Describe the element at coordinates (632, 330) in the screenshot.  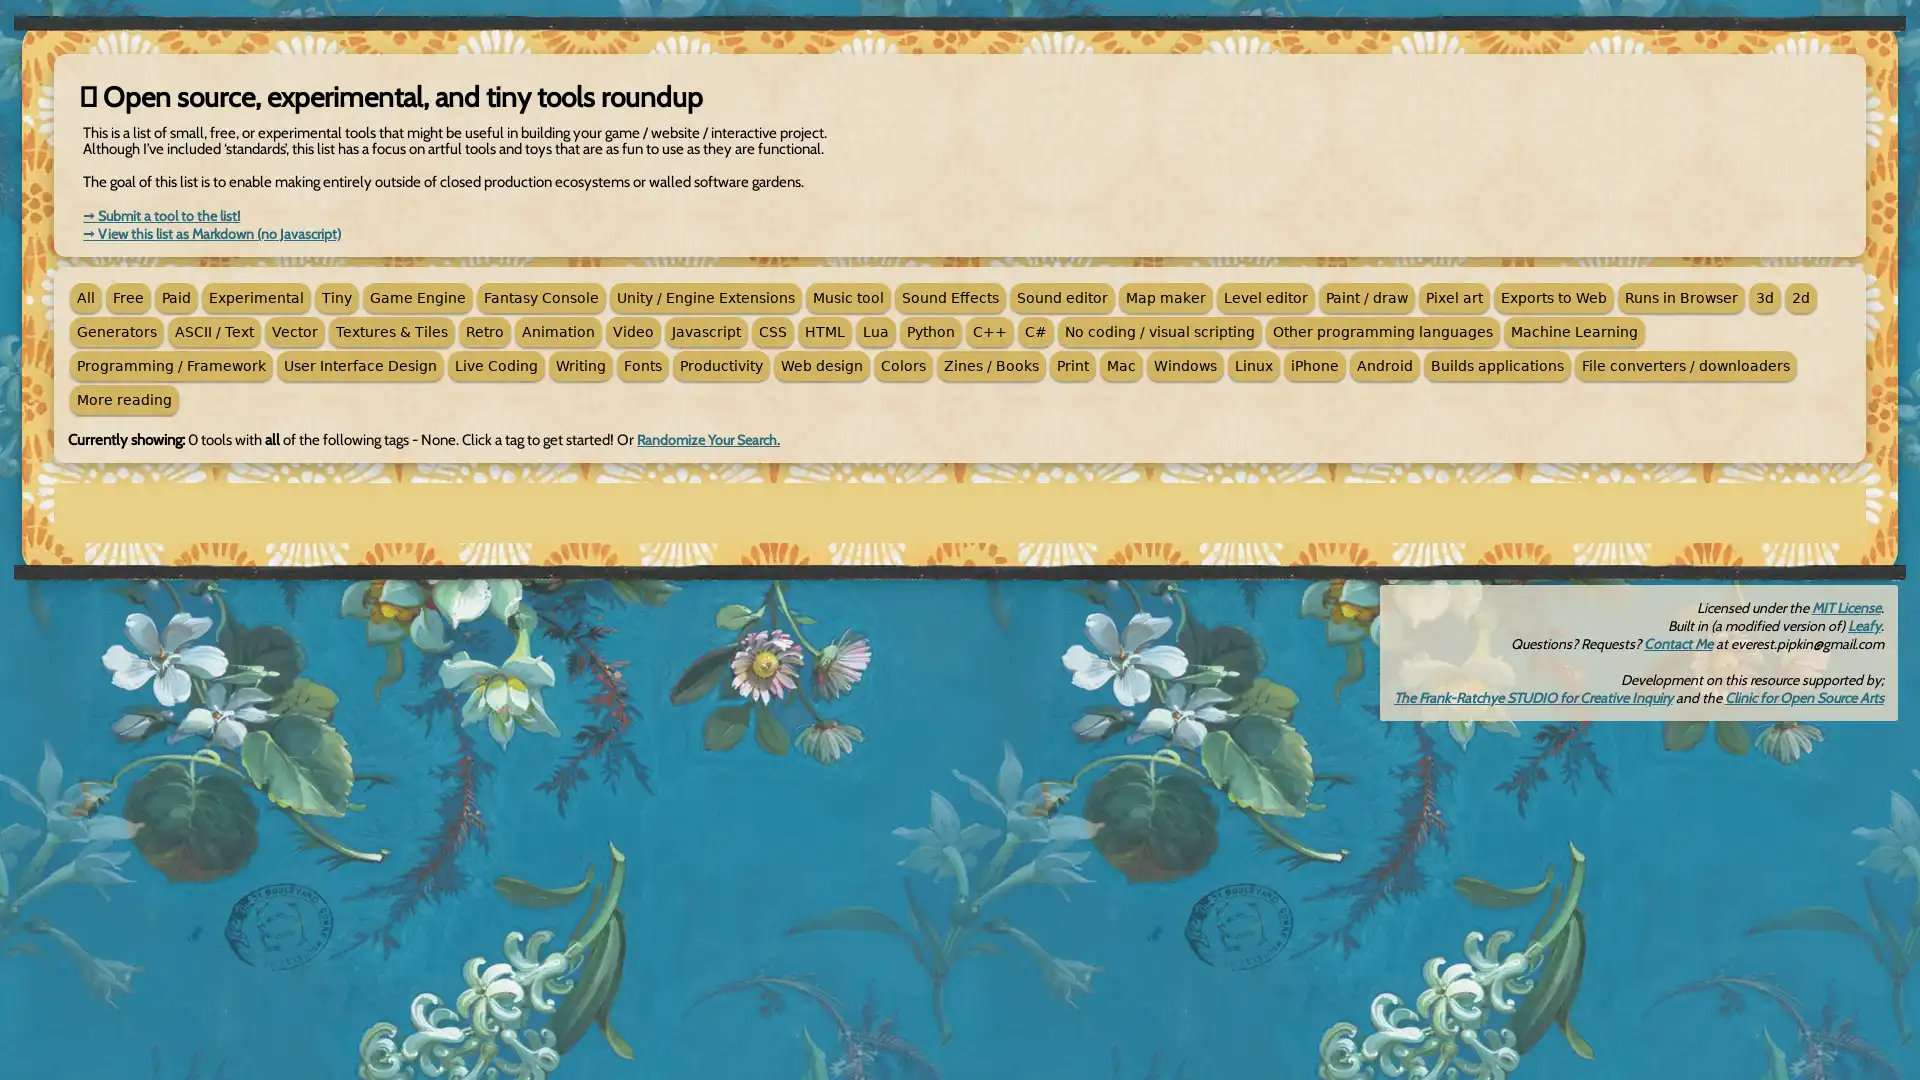
I see `Video` at that location.